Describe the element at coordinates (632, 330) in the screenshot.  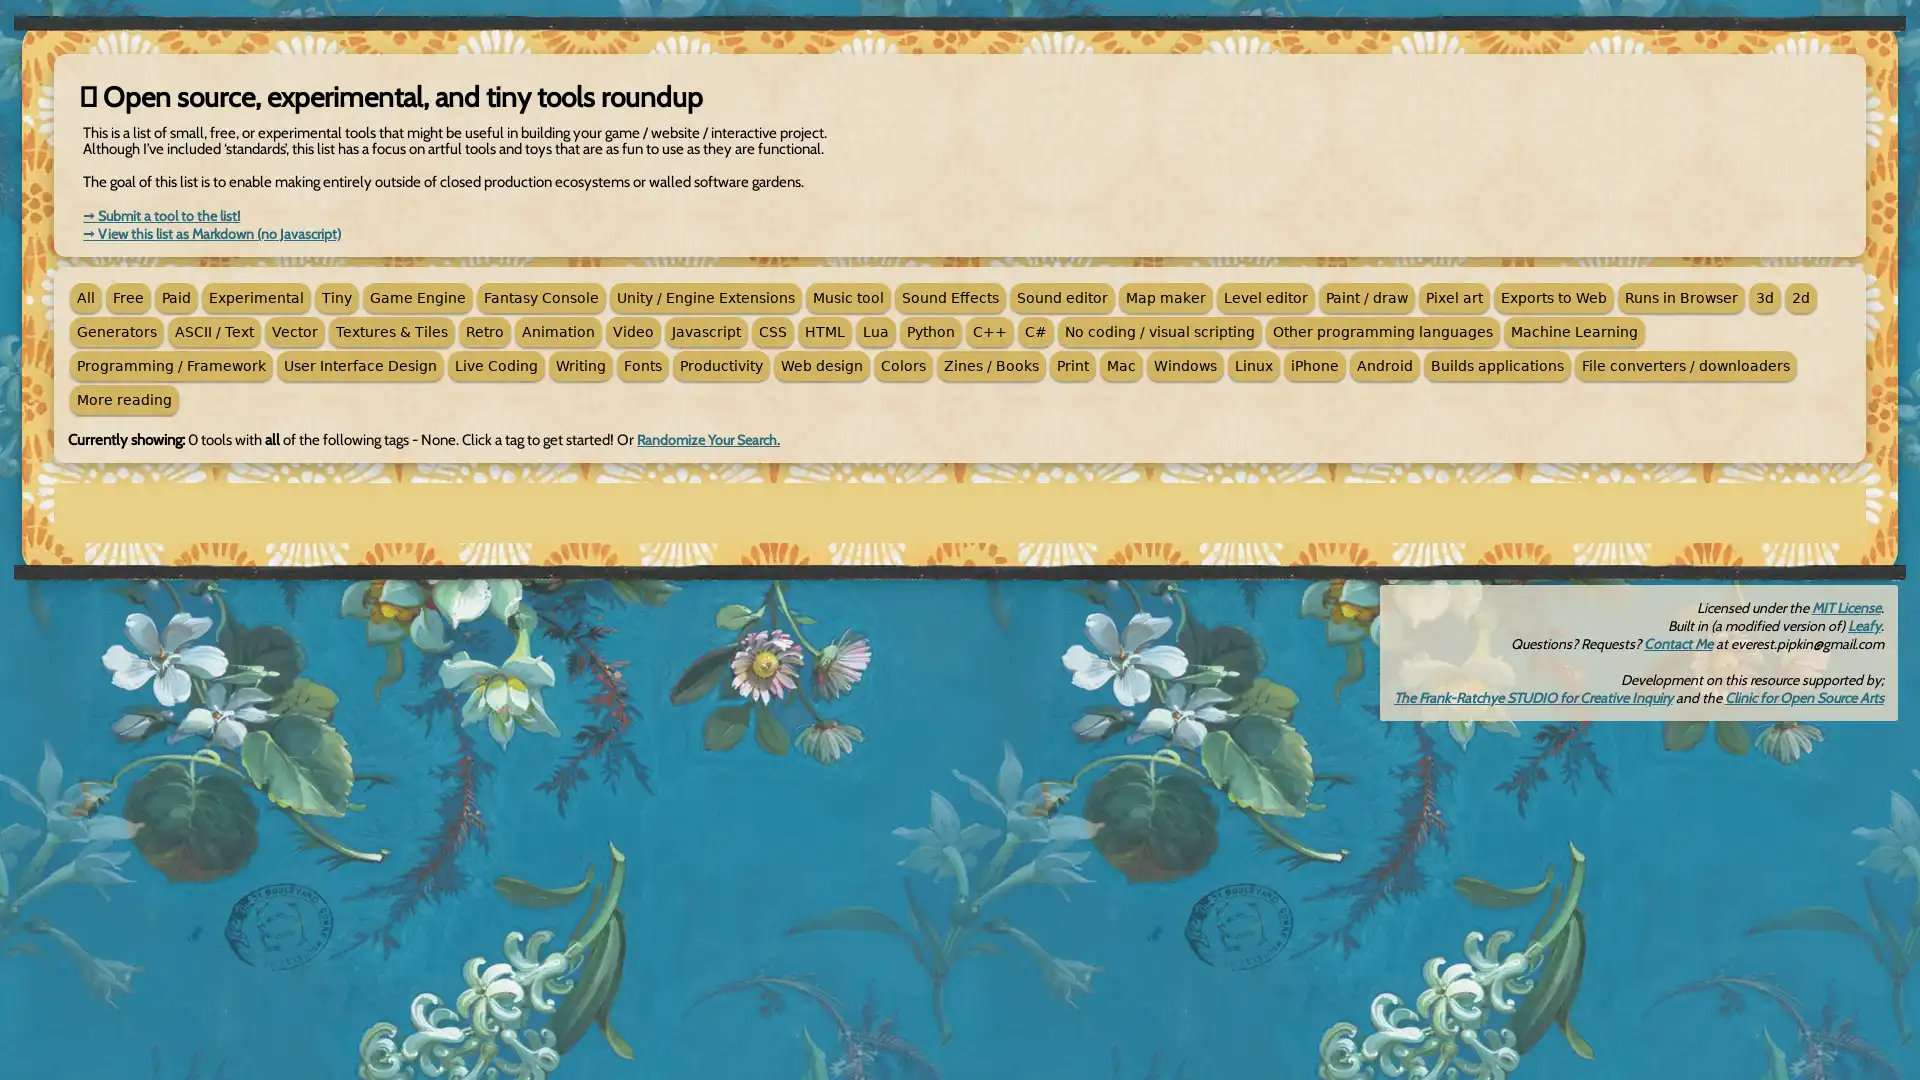
I see `Video` at that location.